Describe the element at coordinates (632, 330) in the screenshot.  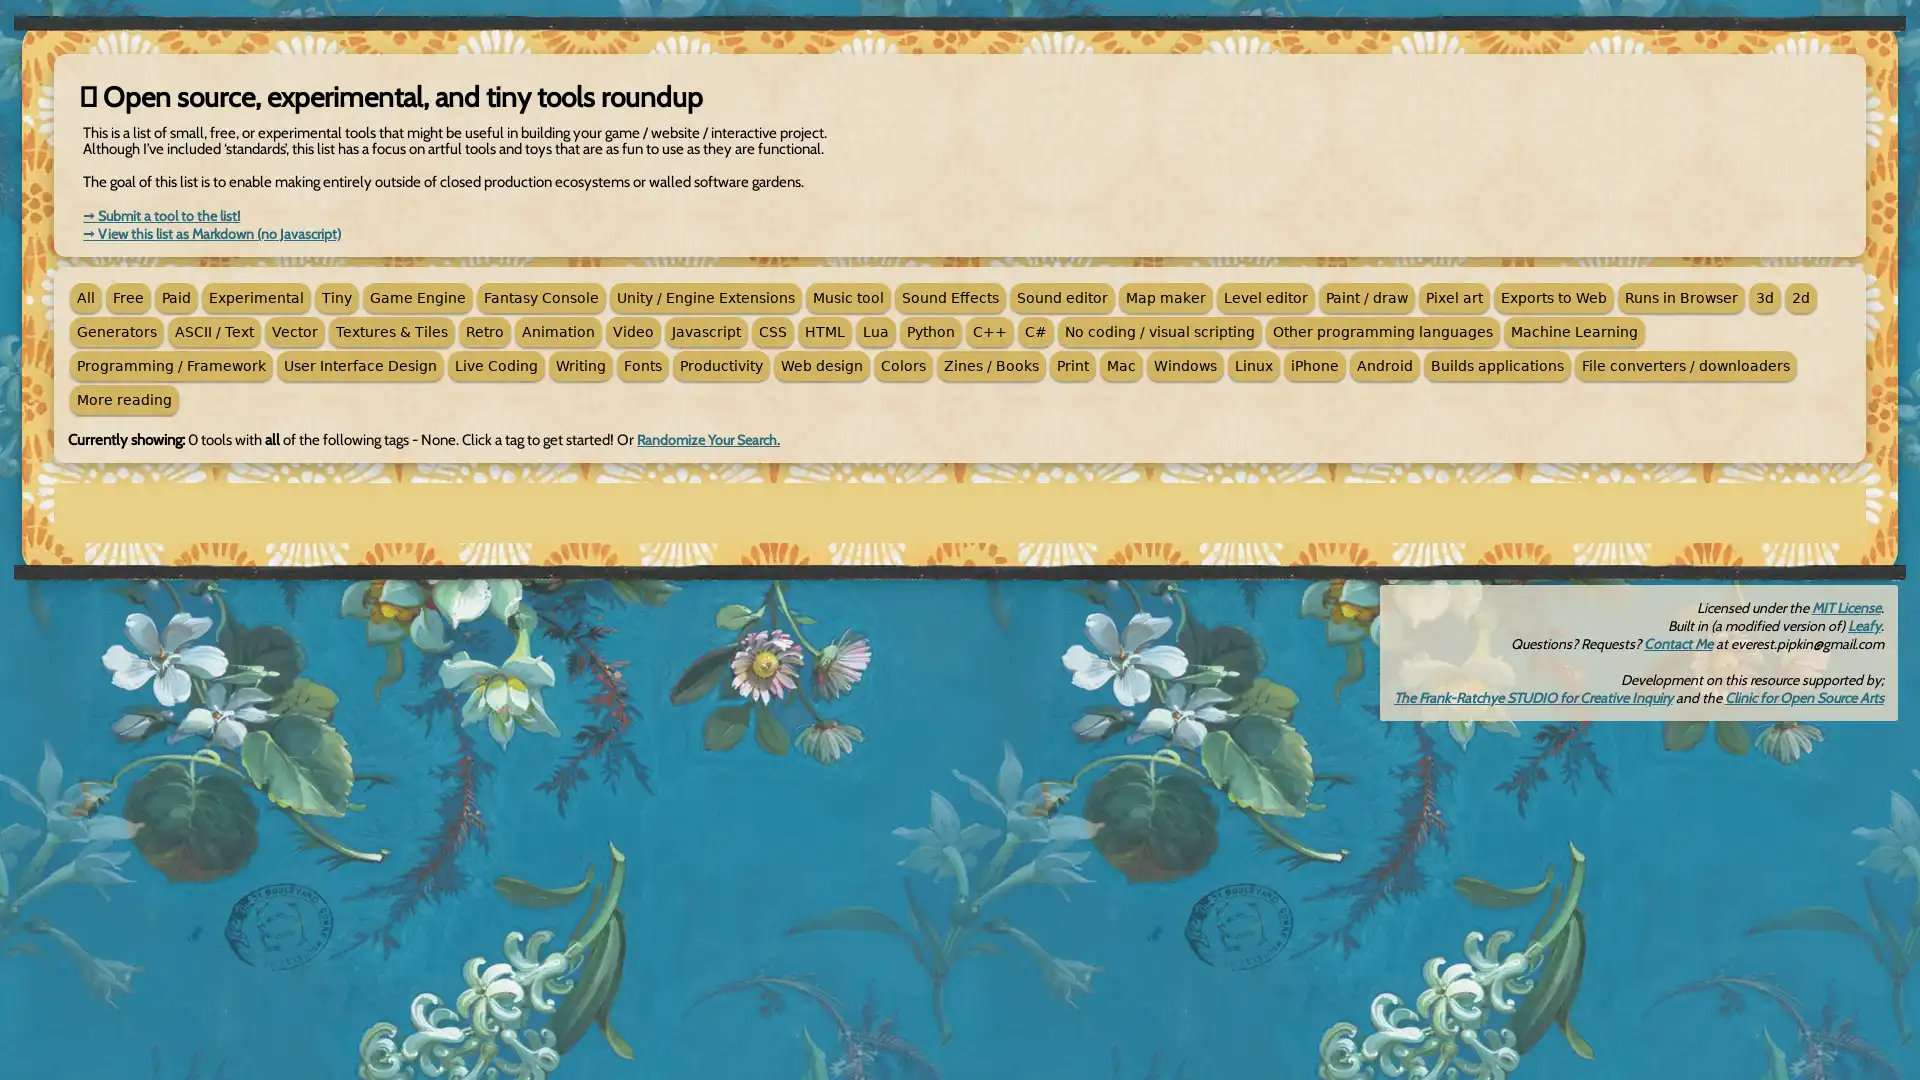
I see `Video` at that location.